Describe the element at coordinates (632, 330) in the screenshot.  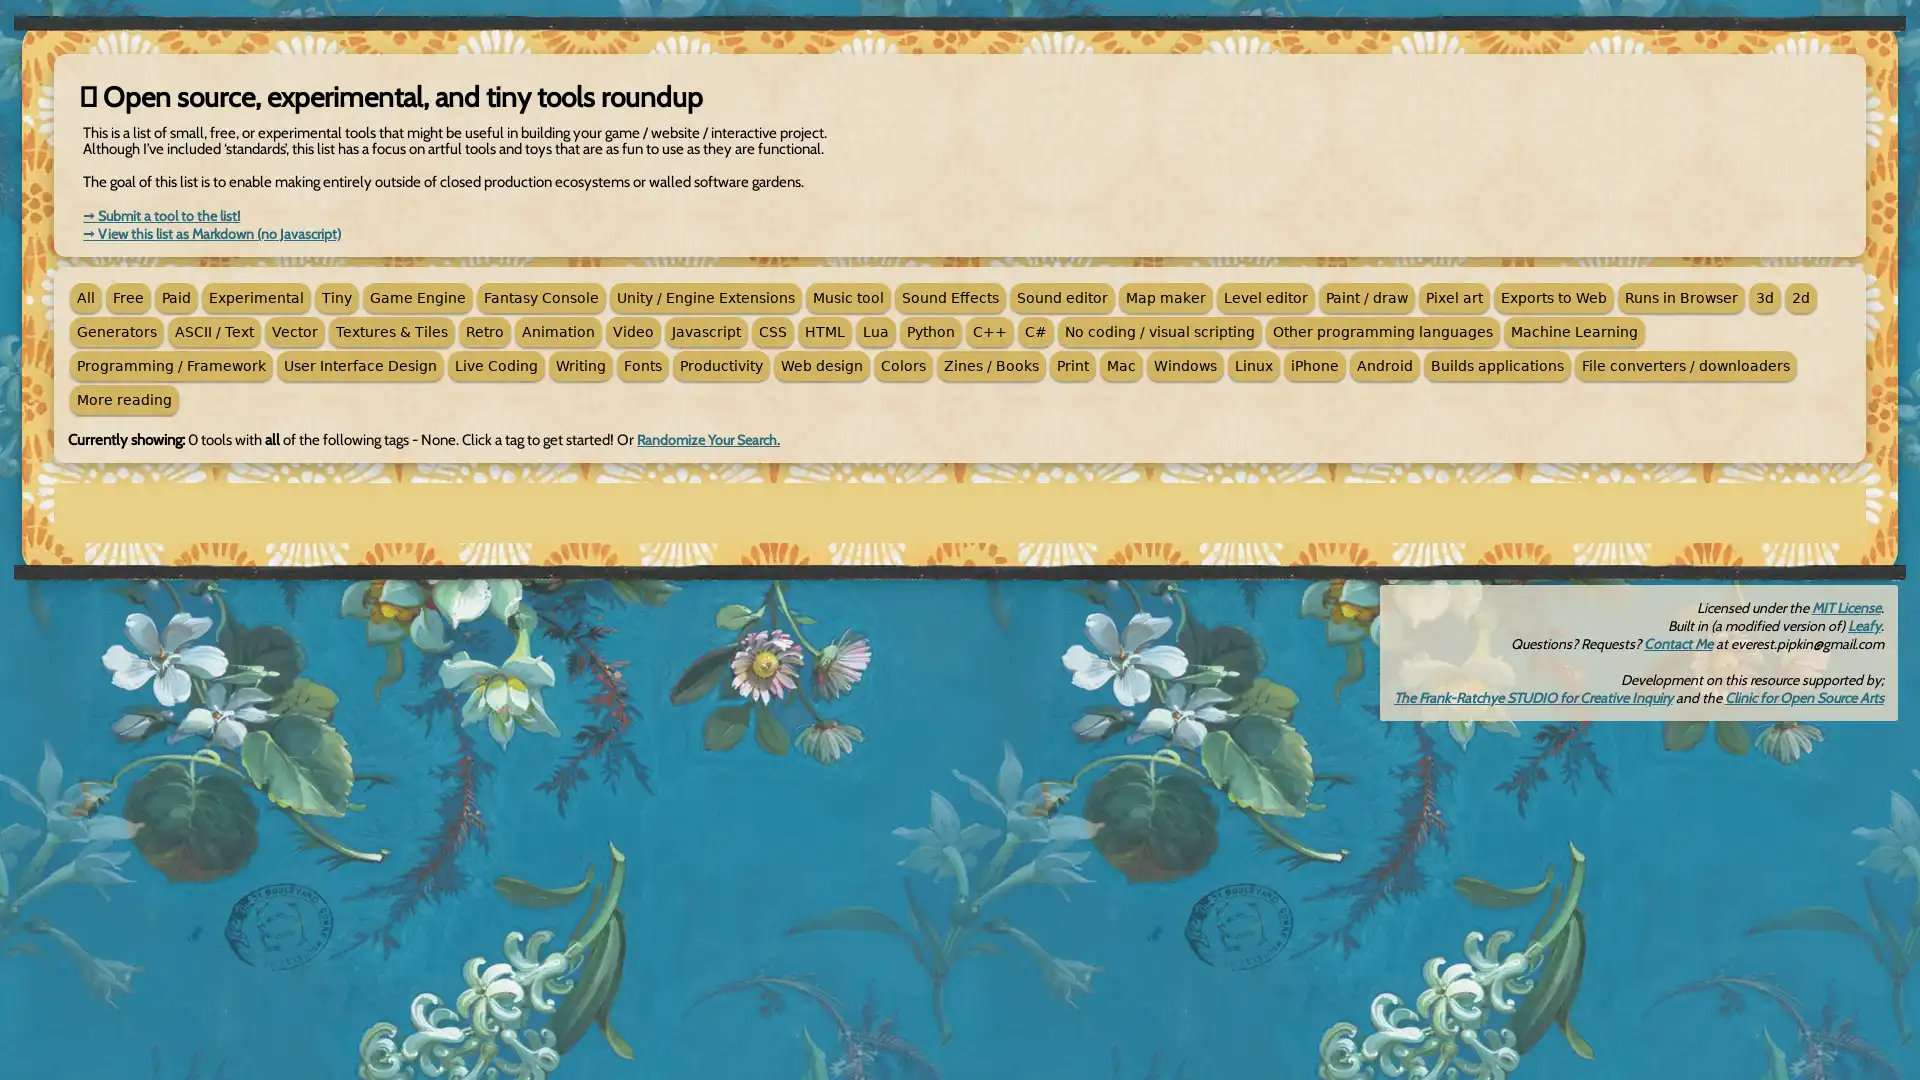
I see `Video` at that location.